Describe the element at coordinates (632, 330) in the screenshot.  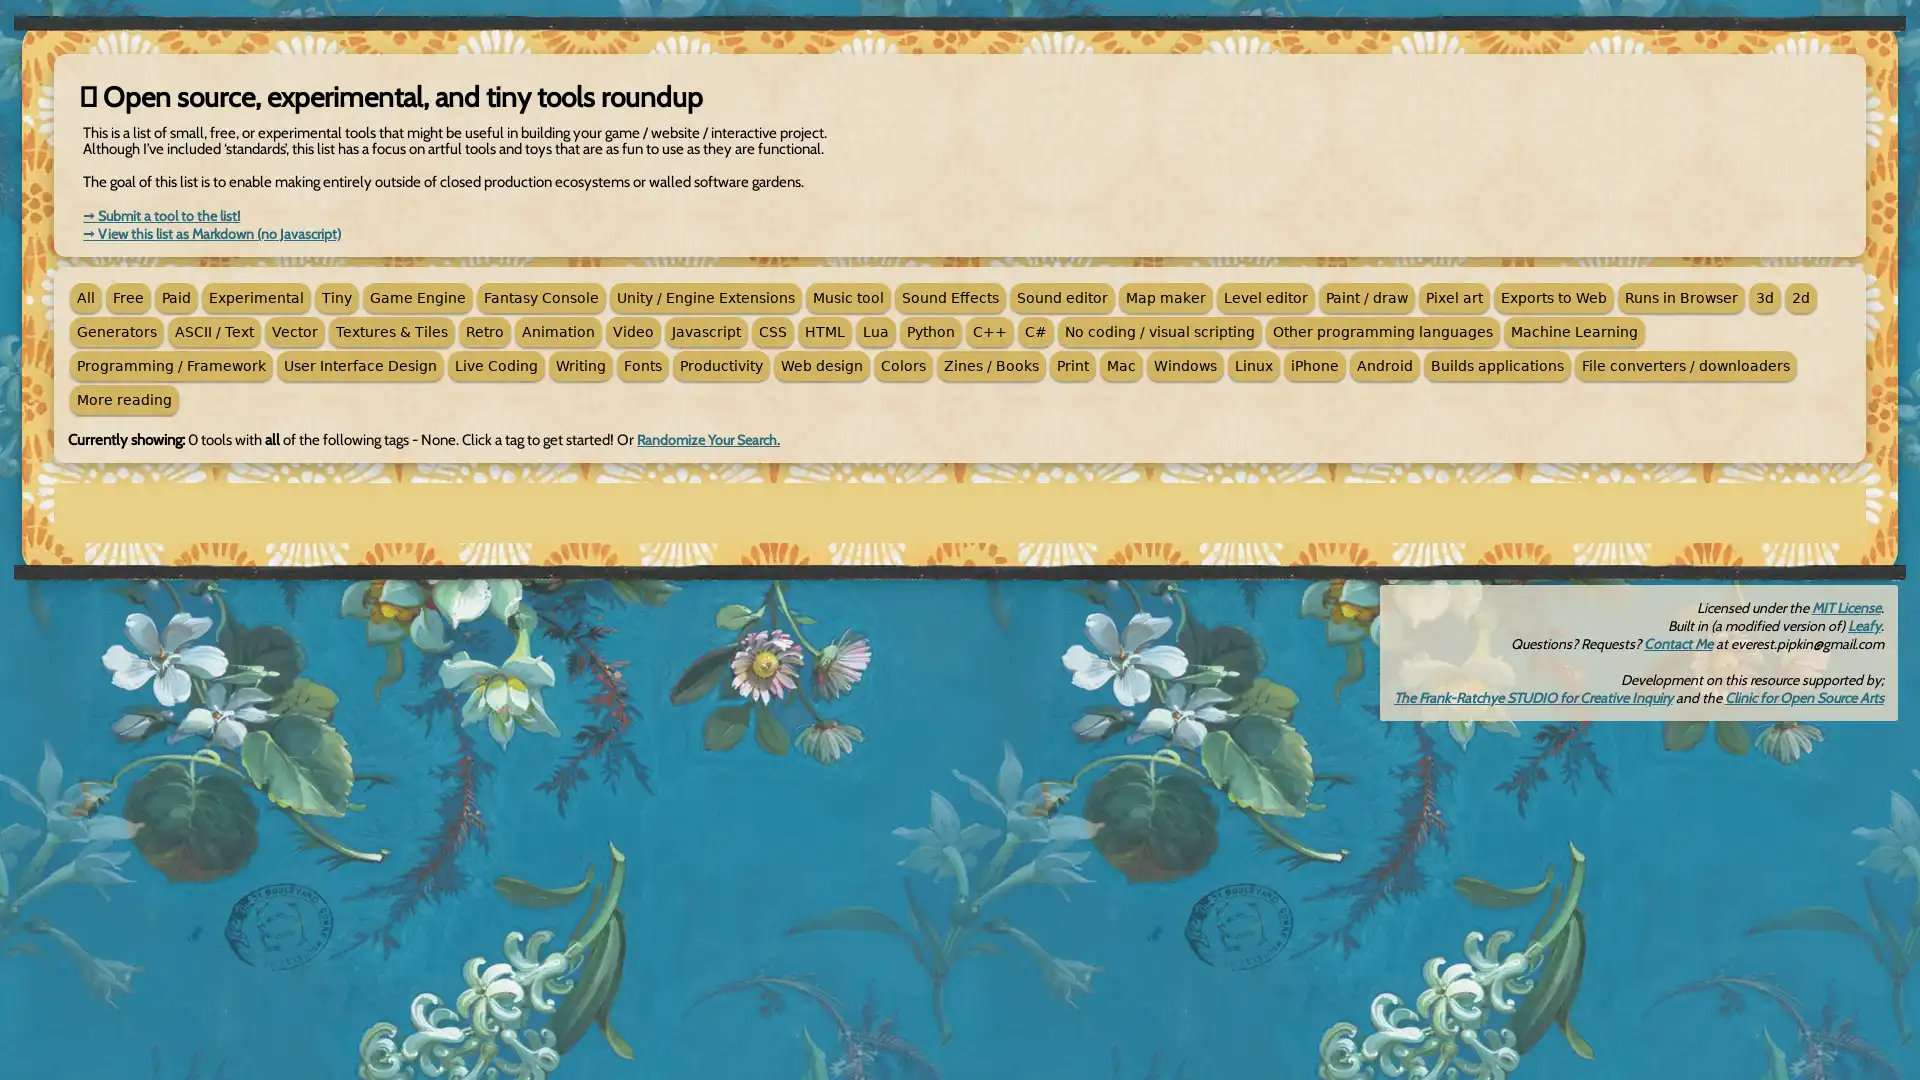
I see `Video` at that location.